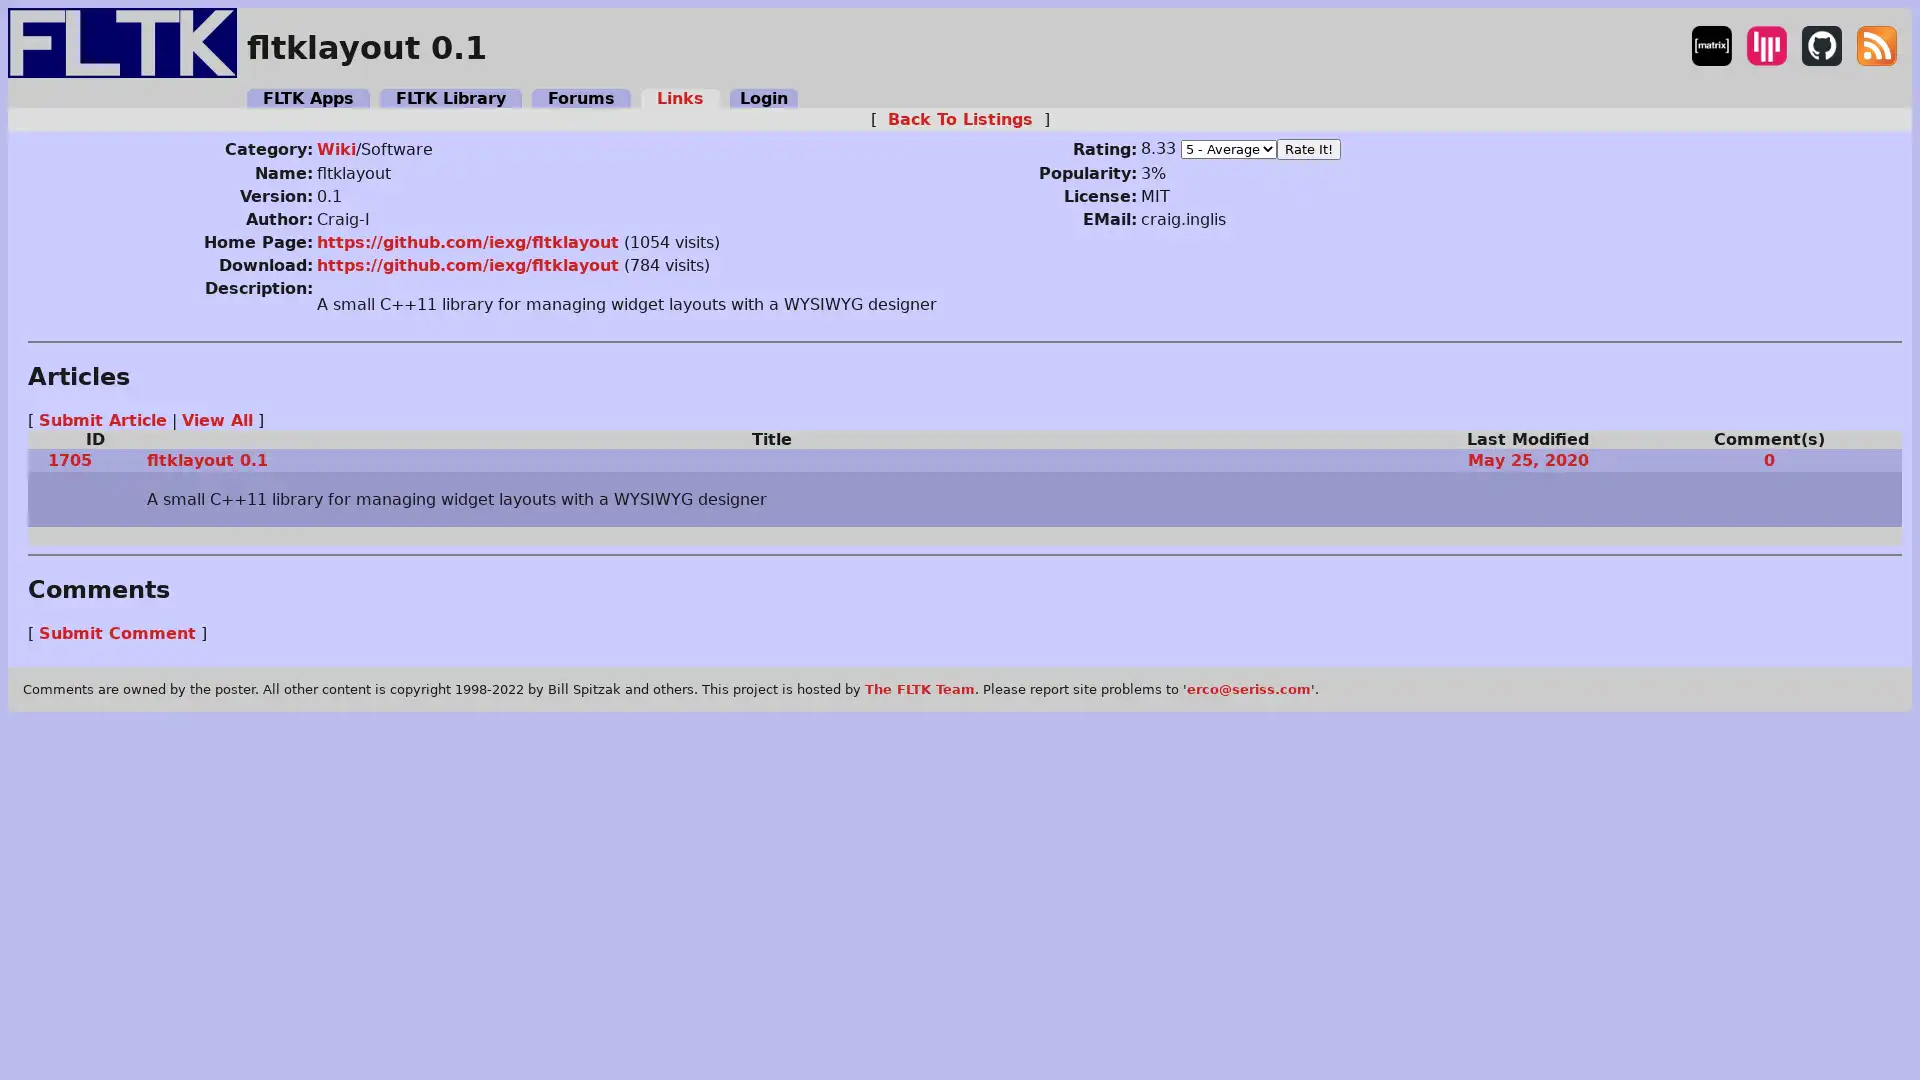  Describe the element at coordinates (1307, 147) in the screenshot. I see `Rate It!` at that location.